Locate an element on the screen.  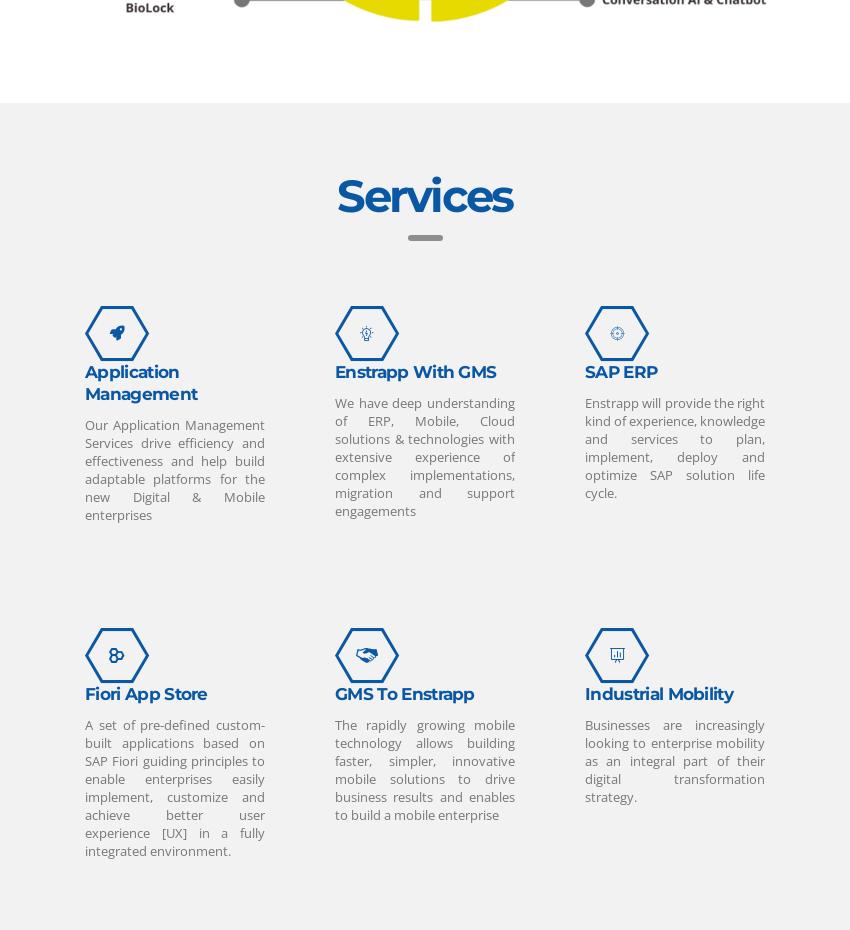
'Our Application Management Services drive efficiency and effectiveness and help build adaptable platforms for the new Digital & Mobile enterprises' is located at coordinates (174, 467).